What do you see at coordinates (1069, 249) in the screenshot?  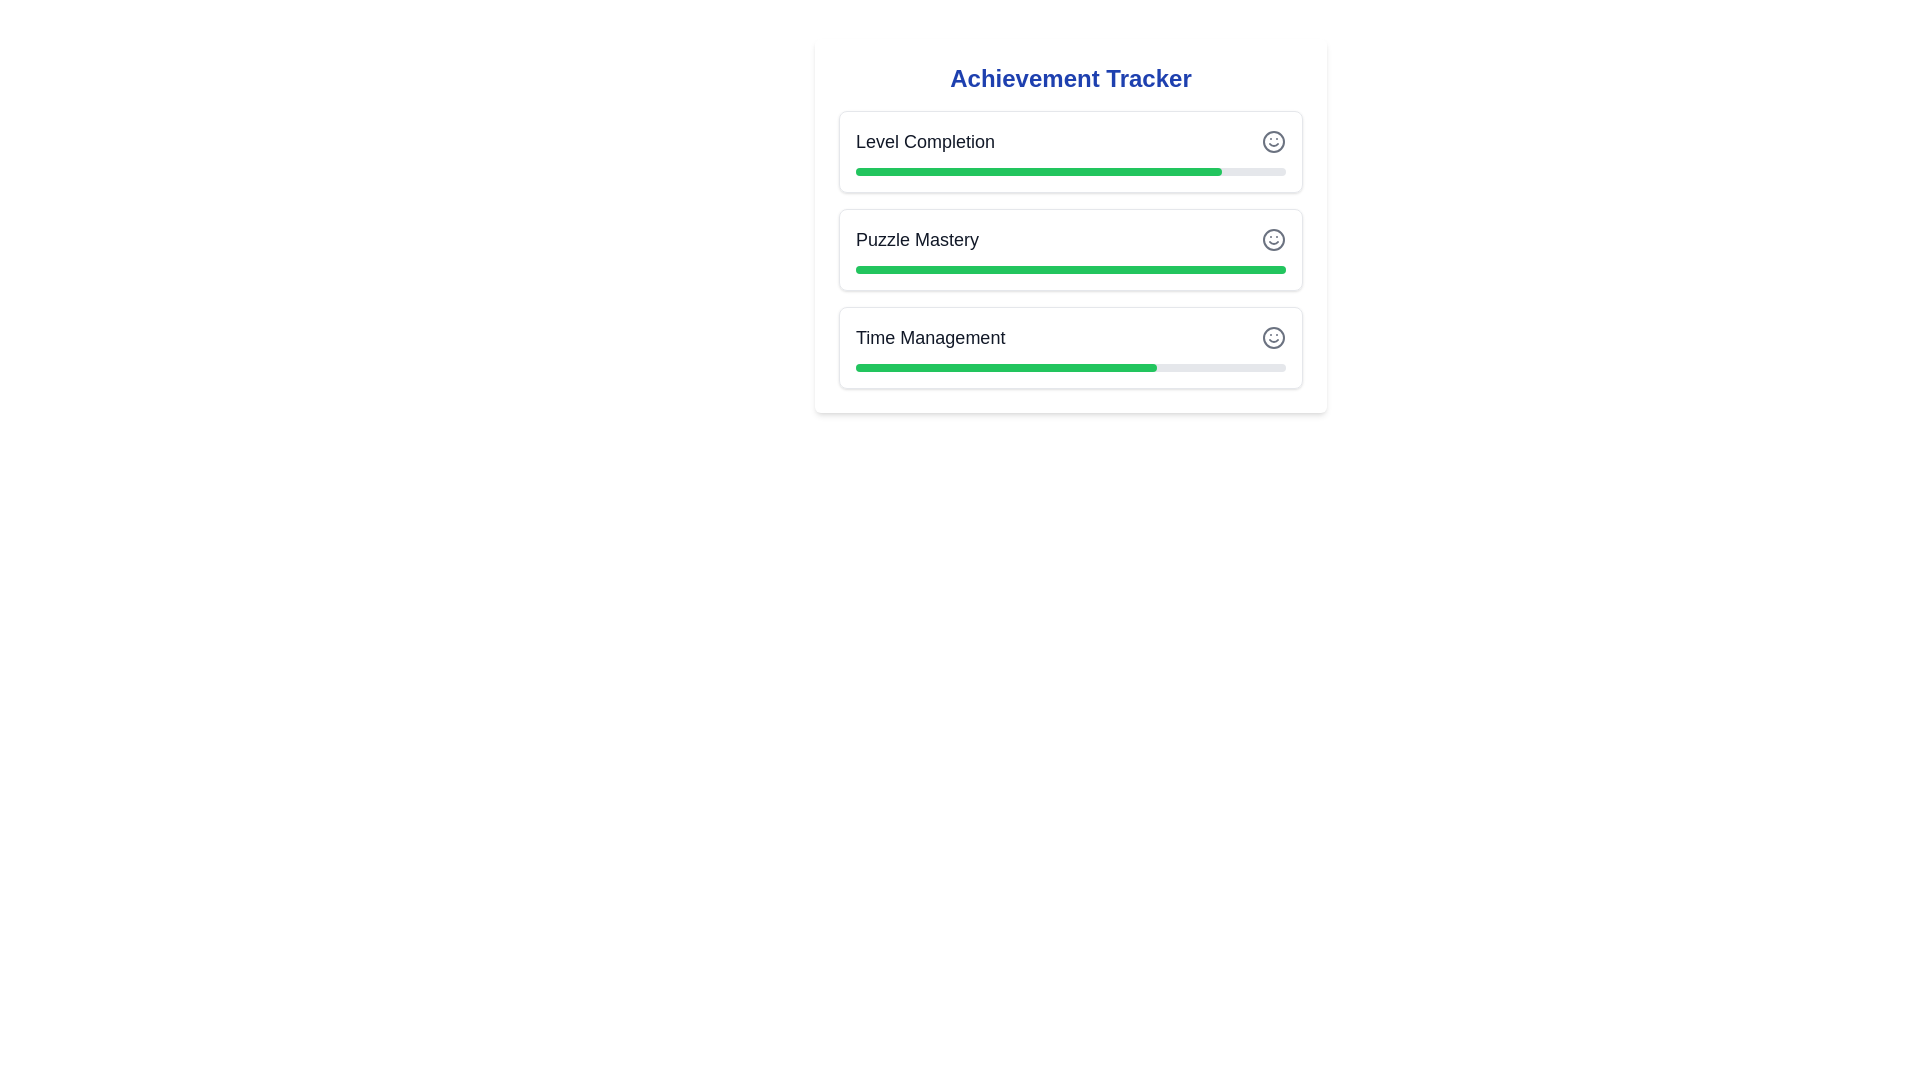 I see `the Progress tracker element for the 'Puzzle Mastery' metric, which is the second item in the vertical list under 'Achievement Tracker'` at bounding box center [1069, 249].